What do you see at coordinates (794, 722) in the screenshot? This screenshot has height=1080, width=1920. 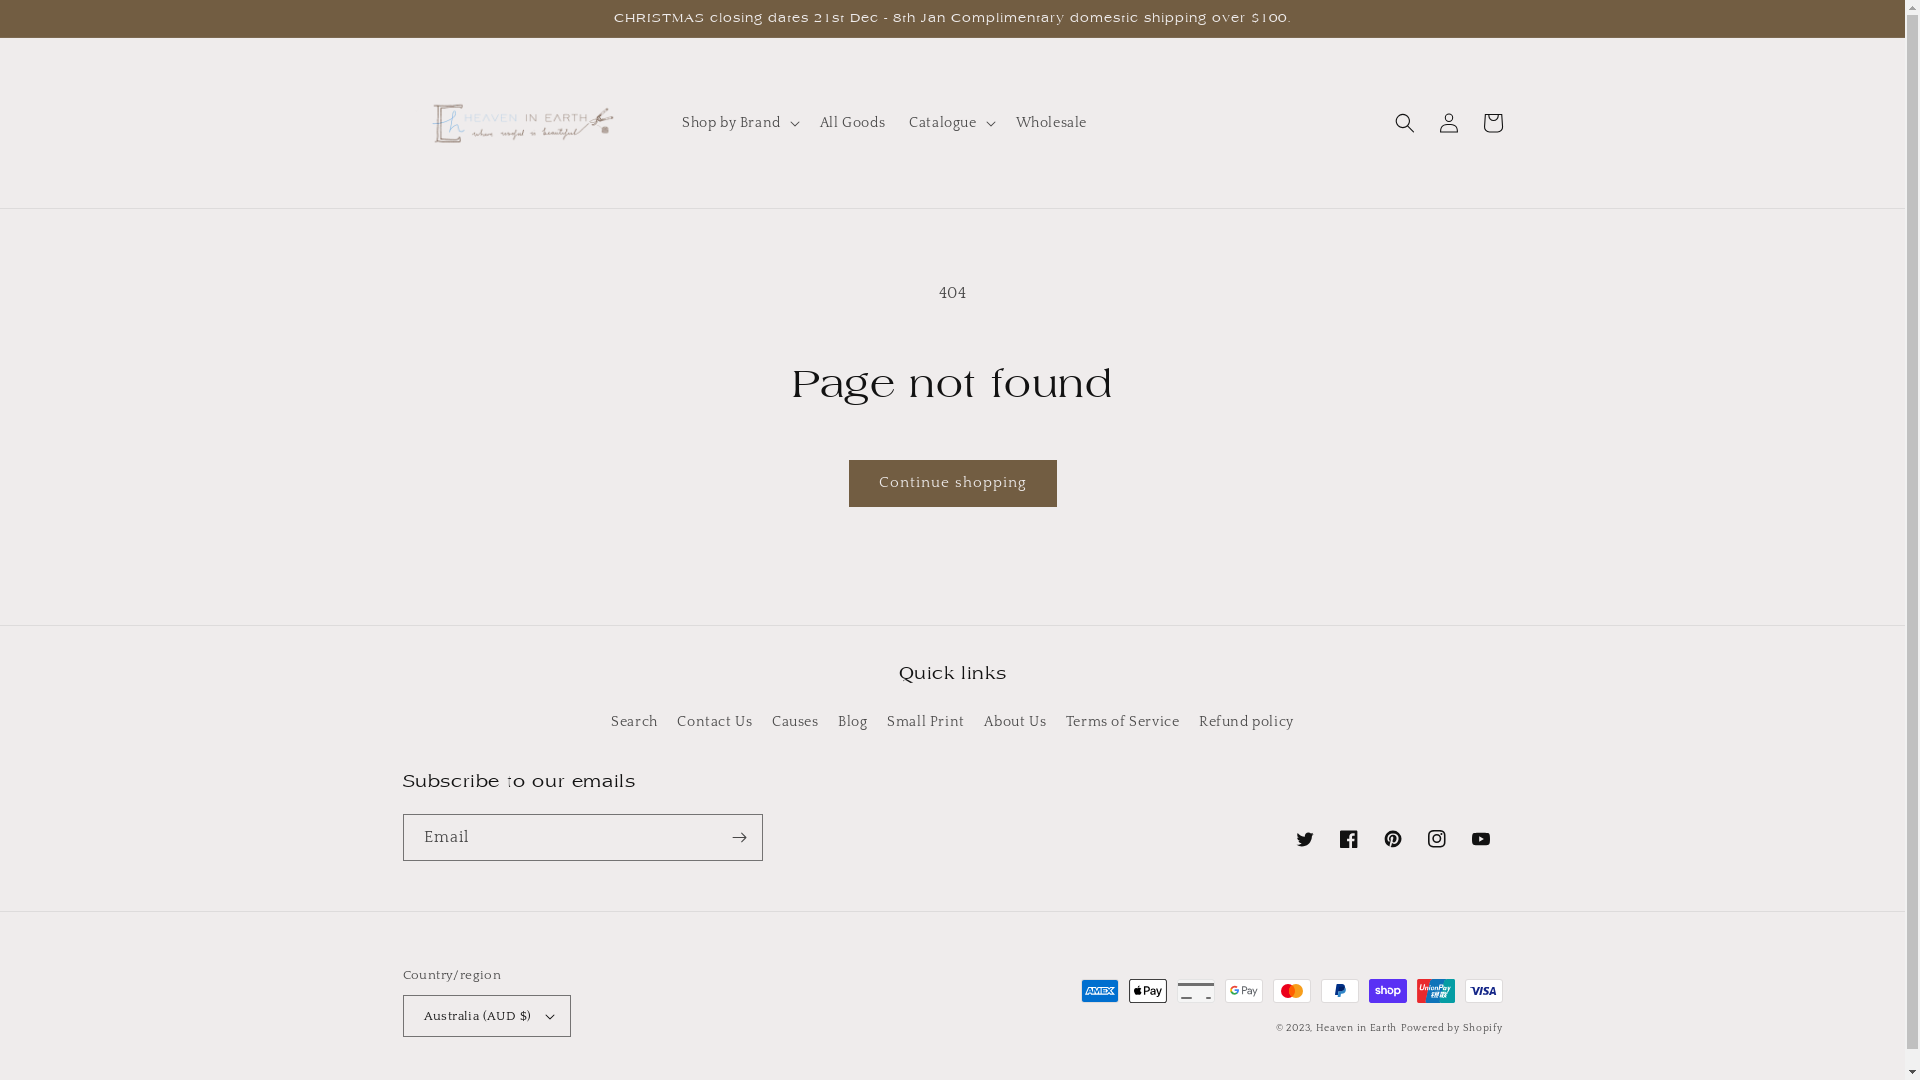 I see `'Causes'` at bounding box center [794, 722].